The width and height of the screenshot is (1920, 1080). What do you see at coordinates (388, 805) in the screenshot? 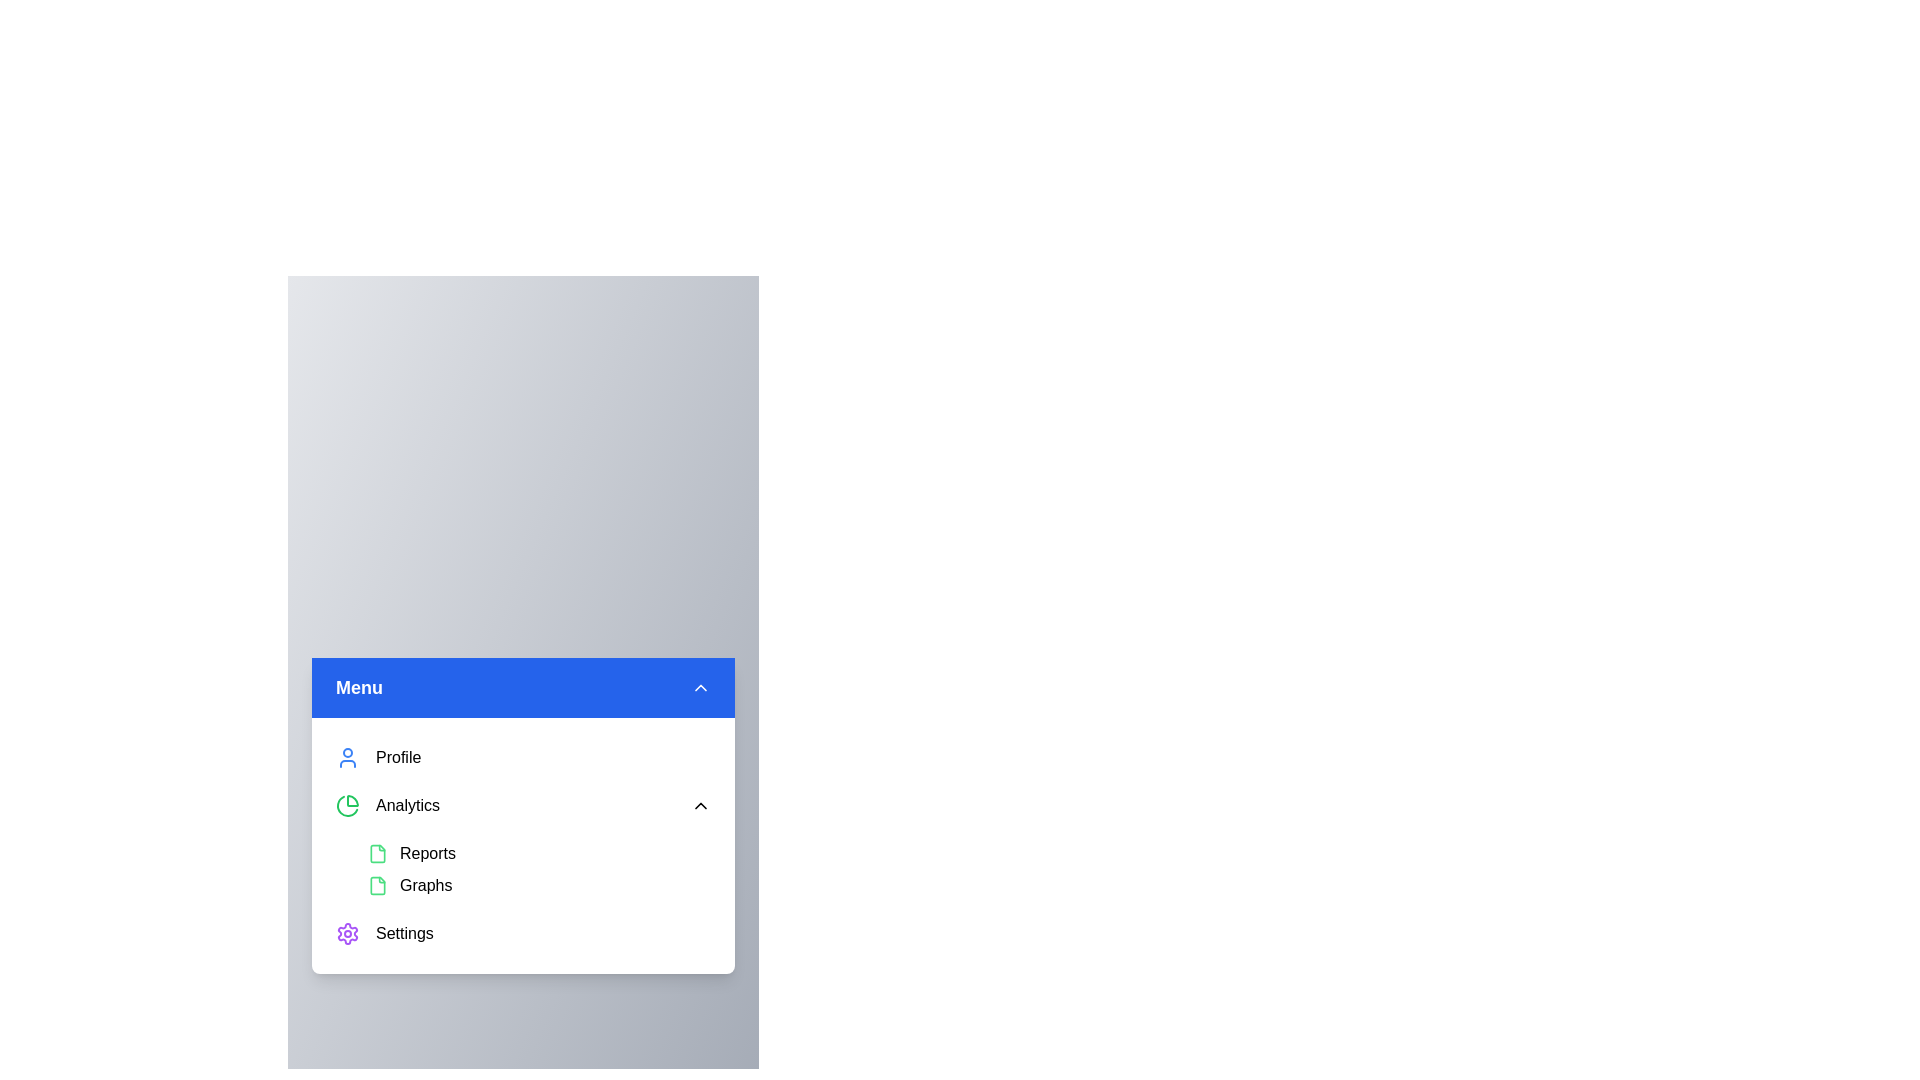
I see `the menu item that provides a navigational link to the analytics section, which is positioned second in the menu list, below 'Profile' and above 'Reports'` at bounding box center [388, 805].